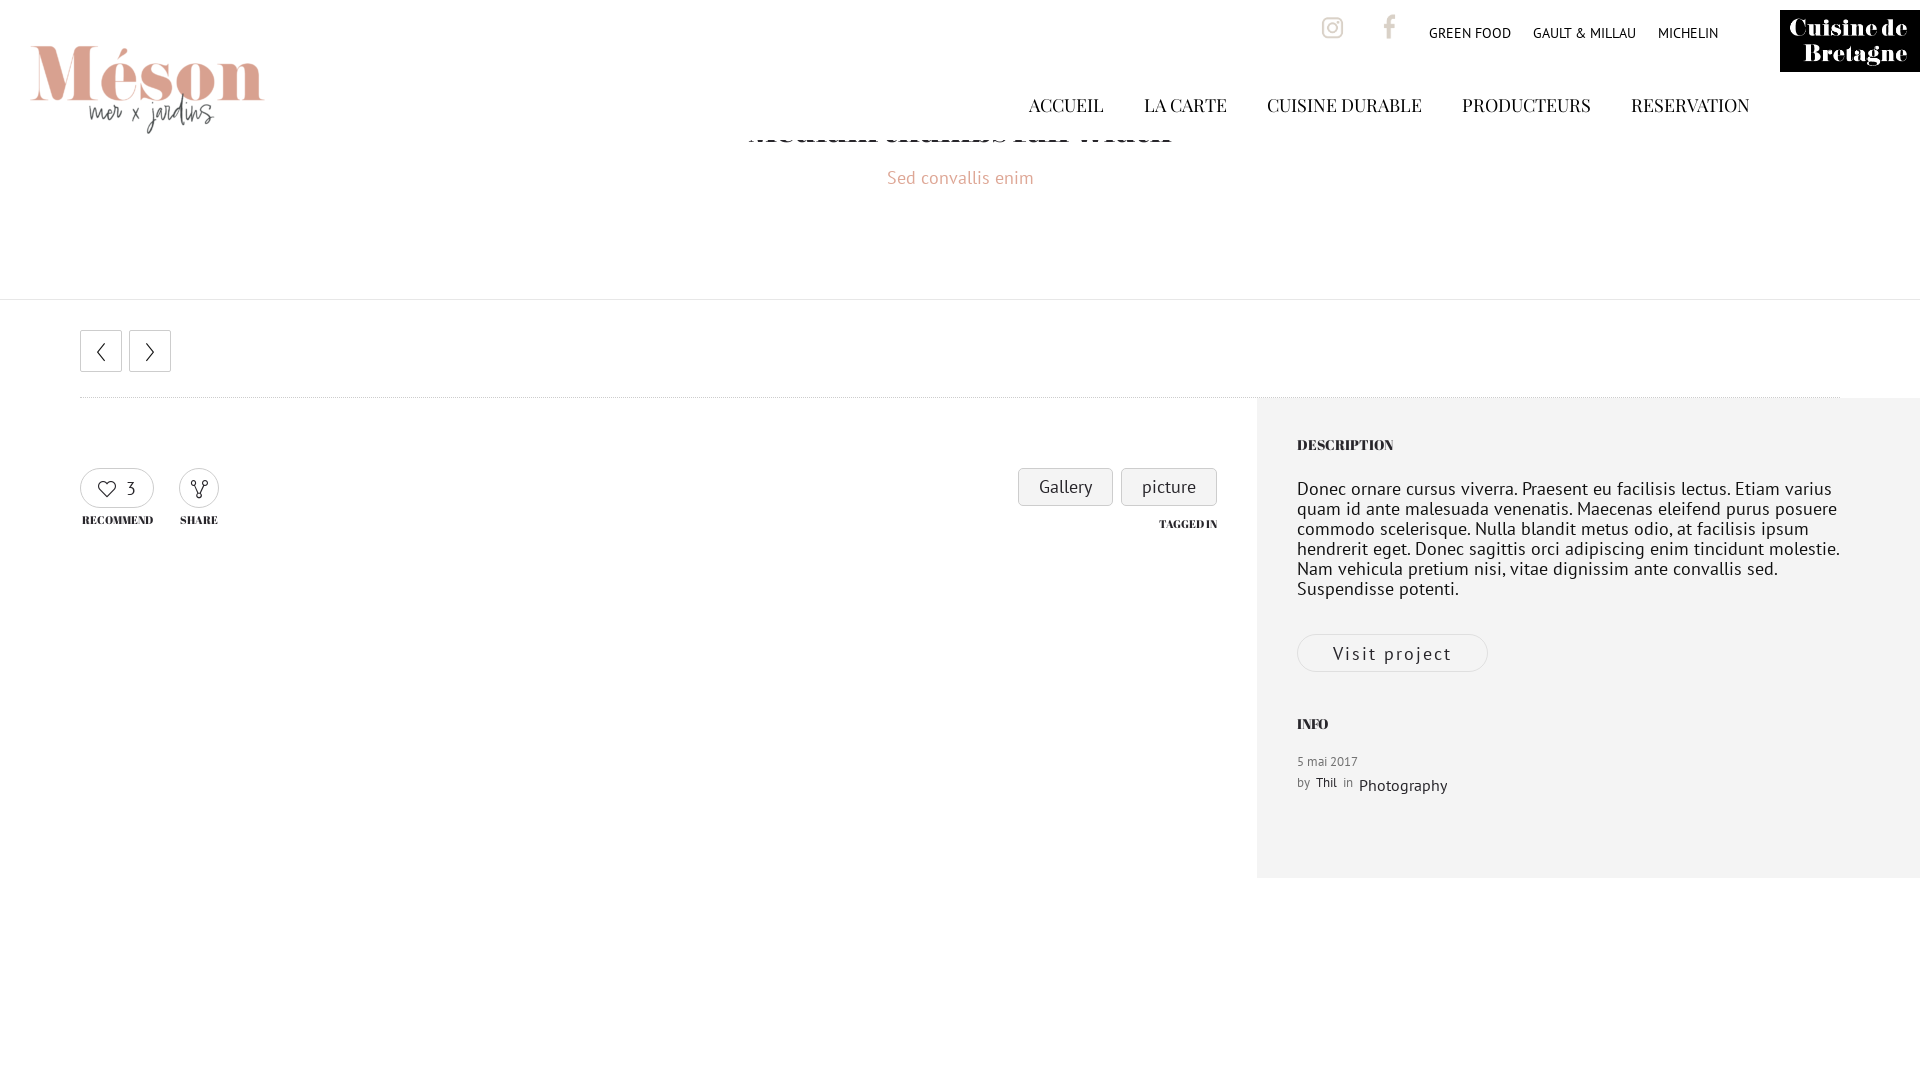 Image resolution: width=1920 pixels, height=1080 pixels. What do you see at coordinates (1344, 135) in the screenshot?
I see `'CUISINE DURABLE'` at bounding box center [1344, 135].